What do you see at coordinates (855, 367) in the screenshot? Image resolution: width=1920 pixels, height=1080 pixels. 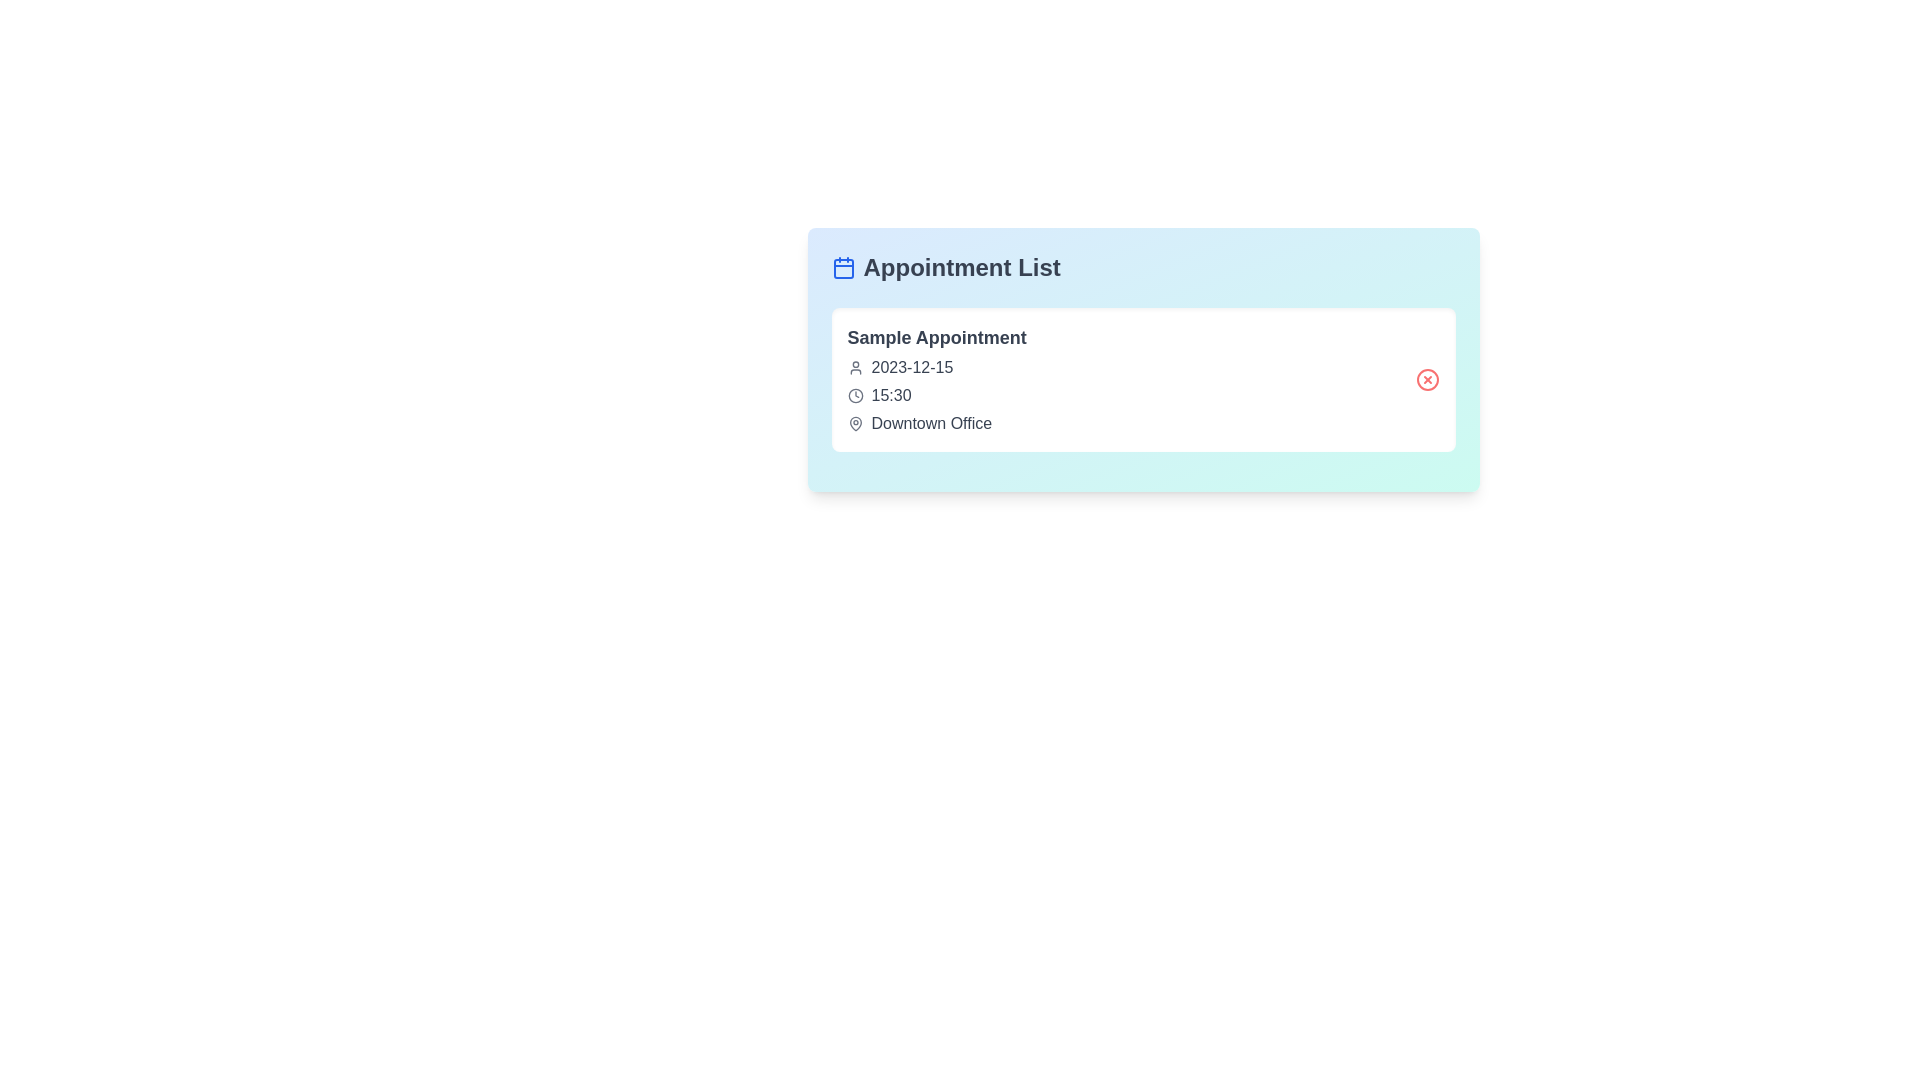 I see `the user silhouette icon, which is a gray minimalist design located to the left of the date '2023-12-15'` at bounding box center [855, 367].